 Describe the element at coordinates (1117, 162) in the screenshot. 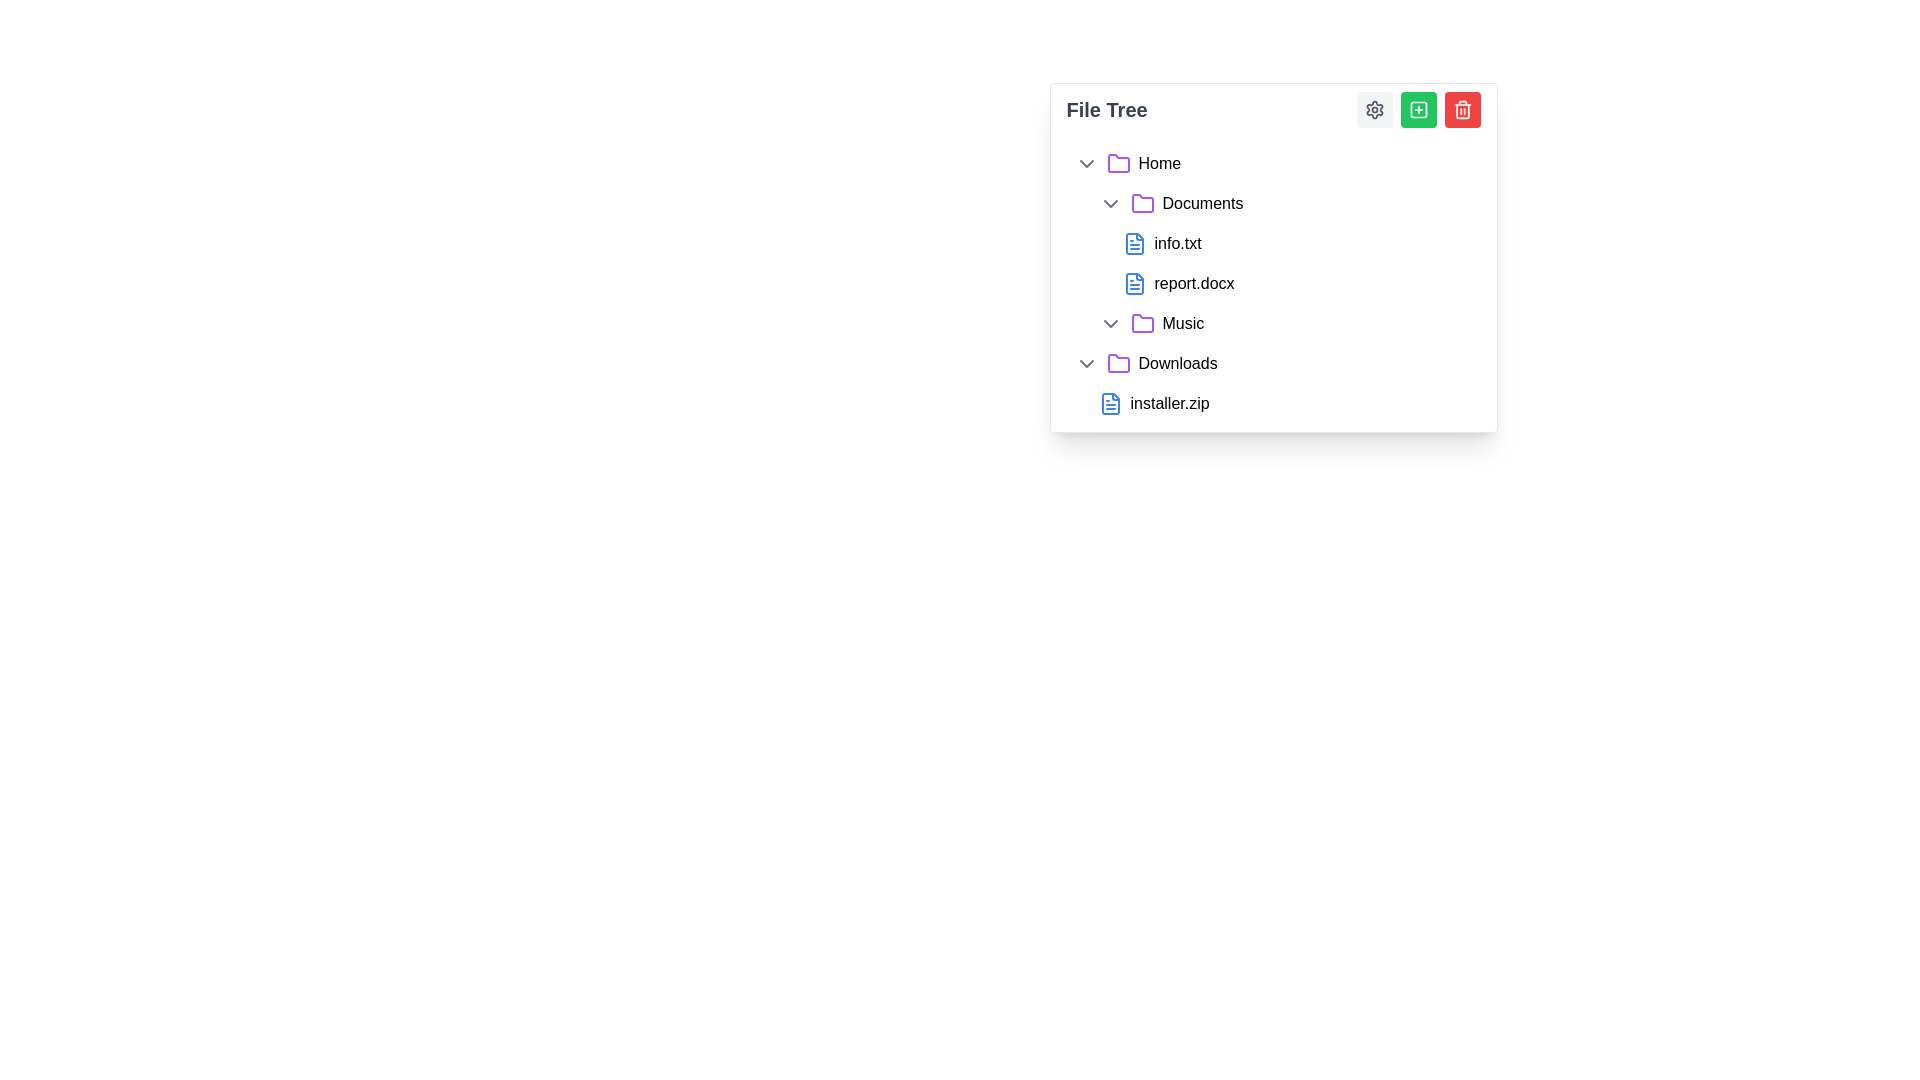

I see `the purple folder icon representing the 'Home' directory, located near the top-left corner of the file tree panel` at that location.